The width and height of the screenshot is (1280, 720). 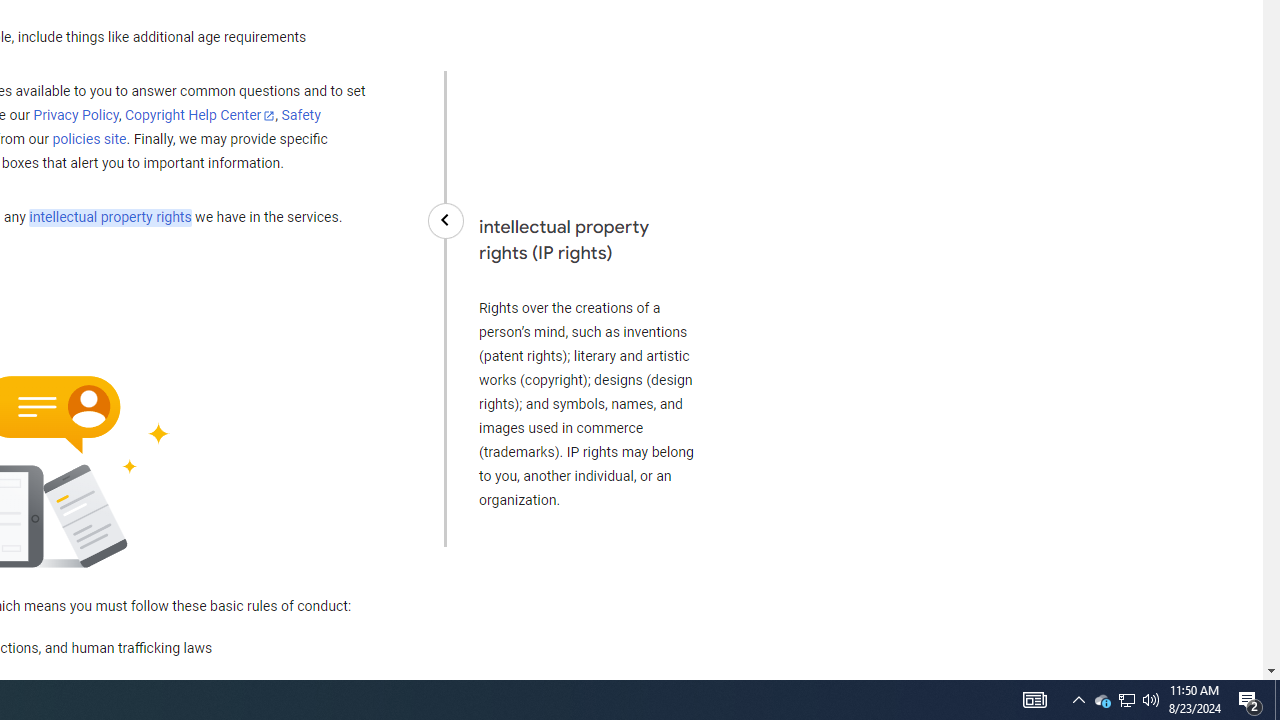 I want to click on 'policies site', so click(x=88, y=139).